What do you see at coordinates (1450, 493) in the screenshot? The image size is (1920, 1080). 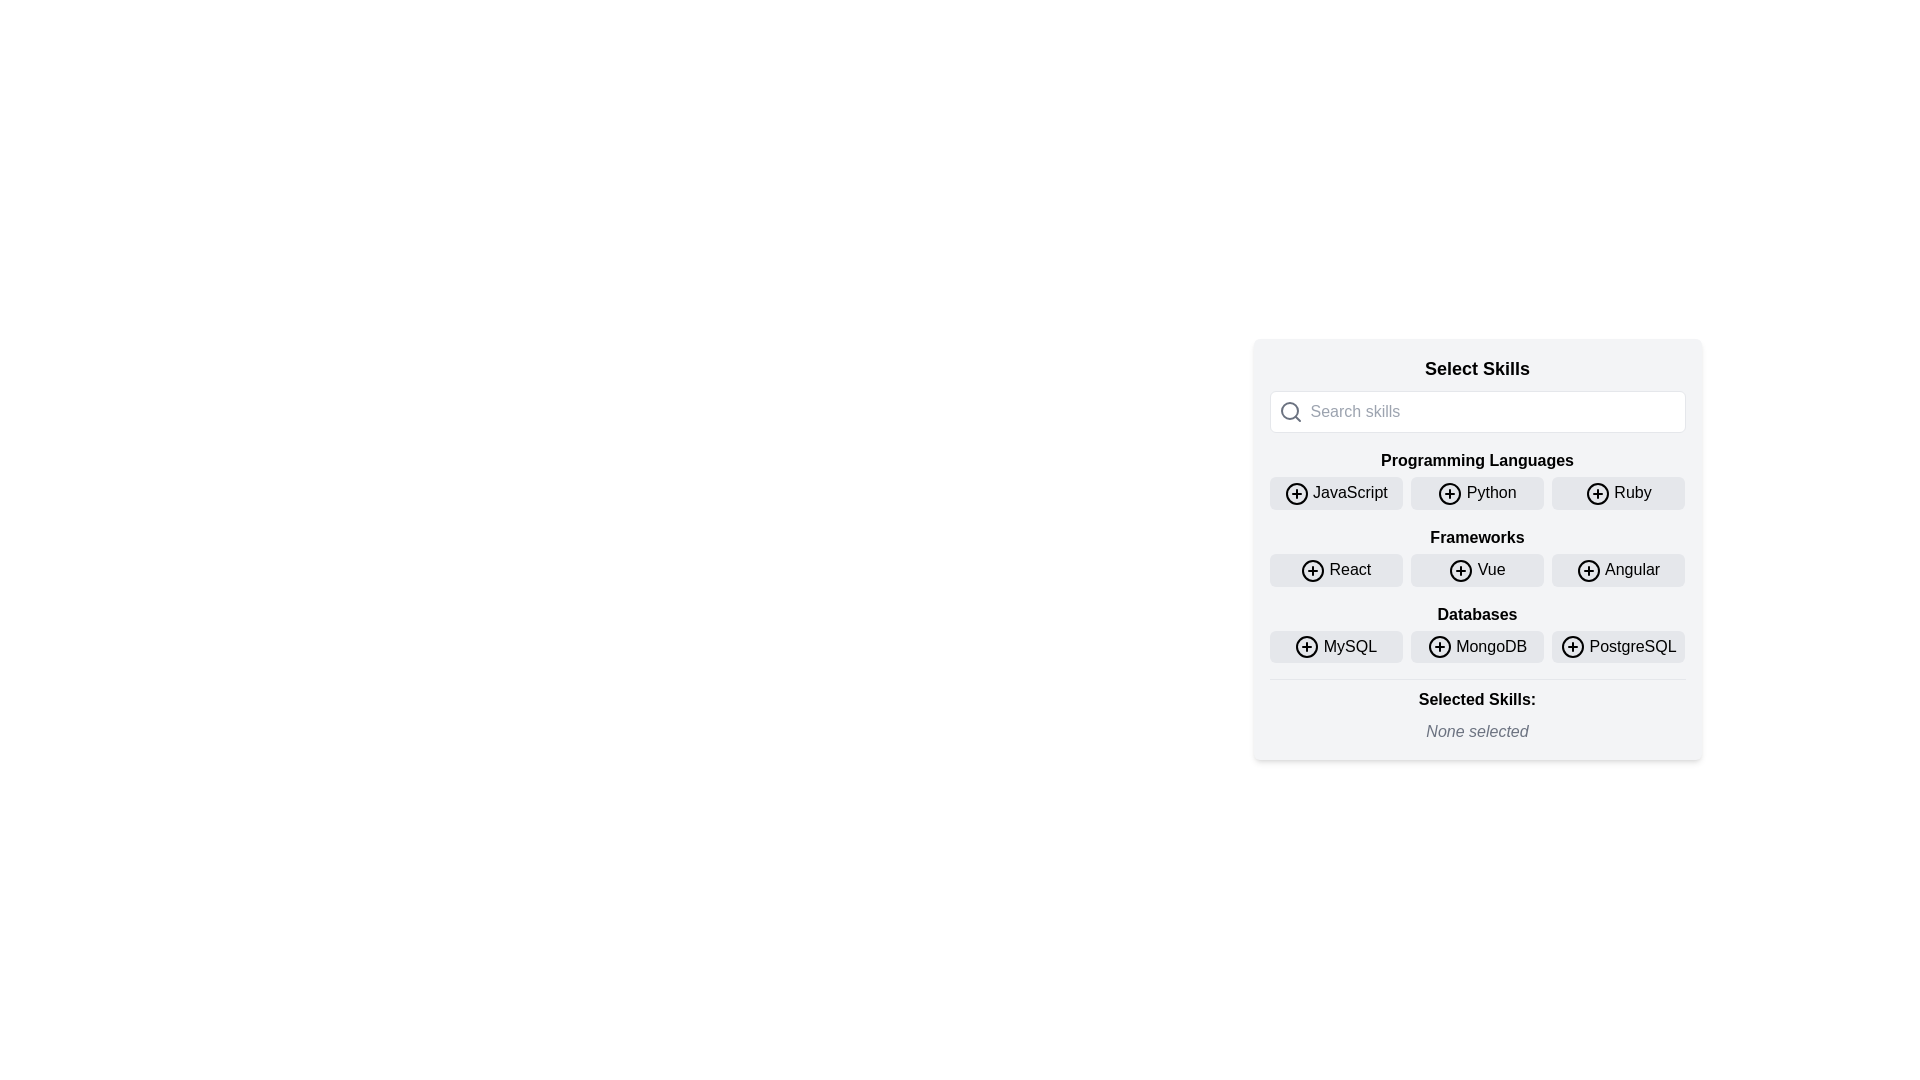 I see `the circular icon button with a plus symbol inside it, located to the left of the 'Python' text in the 'Programming Languages' section of the 'Select Skills' interface` at bounding box center [1450, 493].